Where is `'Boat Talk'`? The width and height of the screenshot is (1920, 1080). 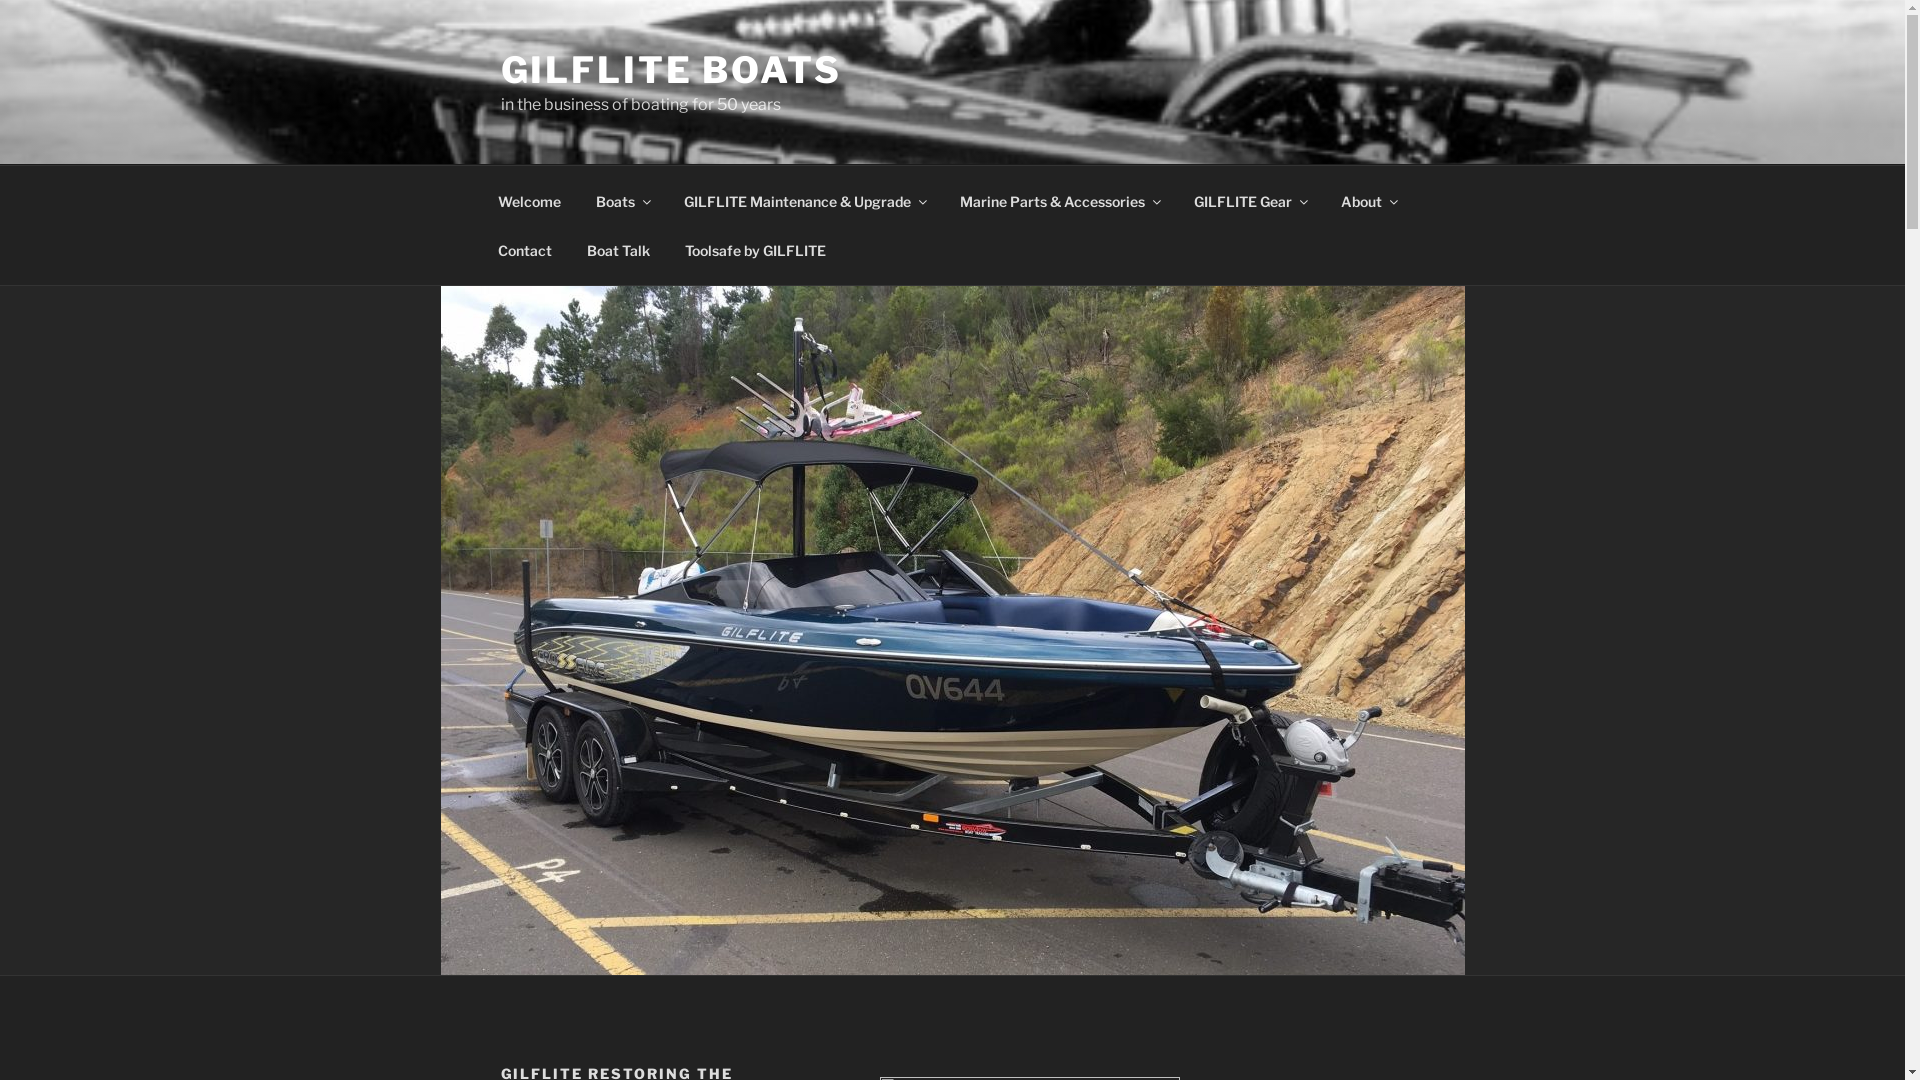 'Boat Talk' is located at coordinates (618, 249).